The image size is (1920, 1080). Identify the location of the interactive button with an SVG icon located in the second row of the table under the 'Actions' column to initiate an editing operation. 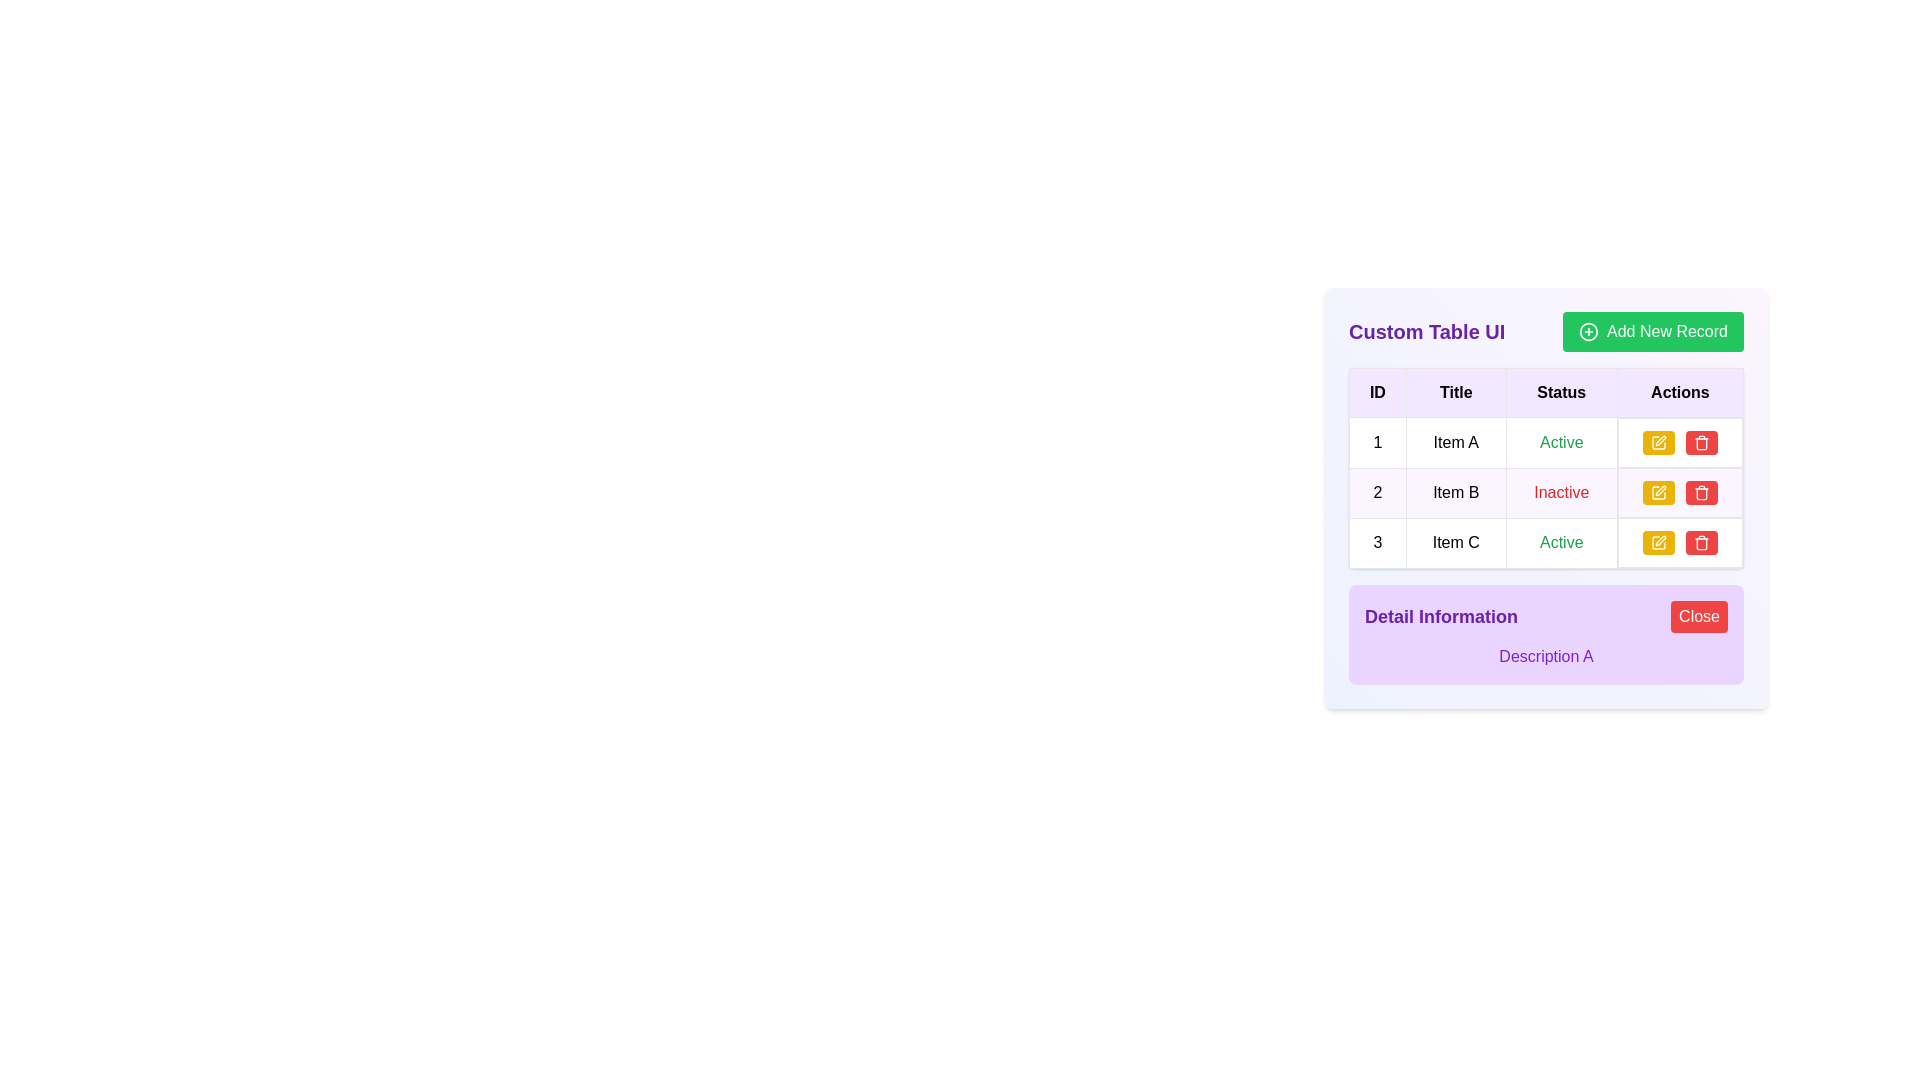
(1657, 493).